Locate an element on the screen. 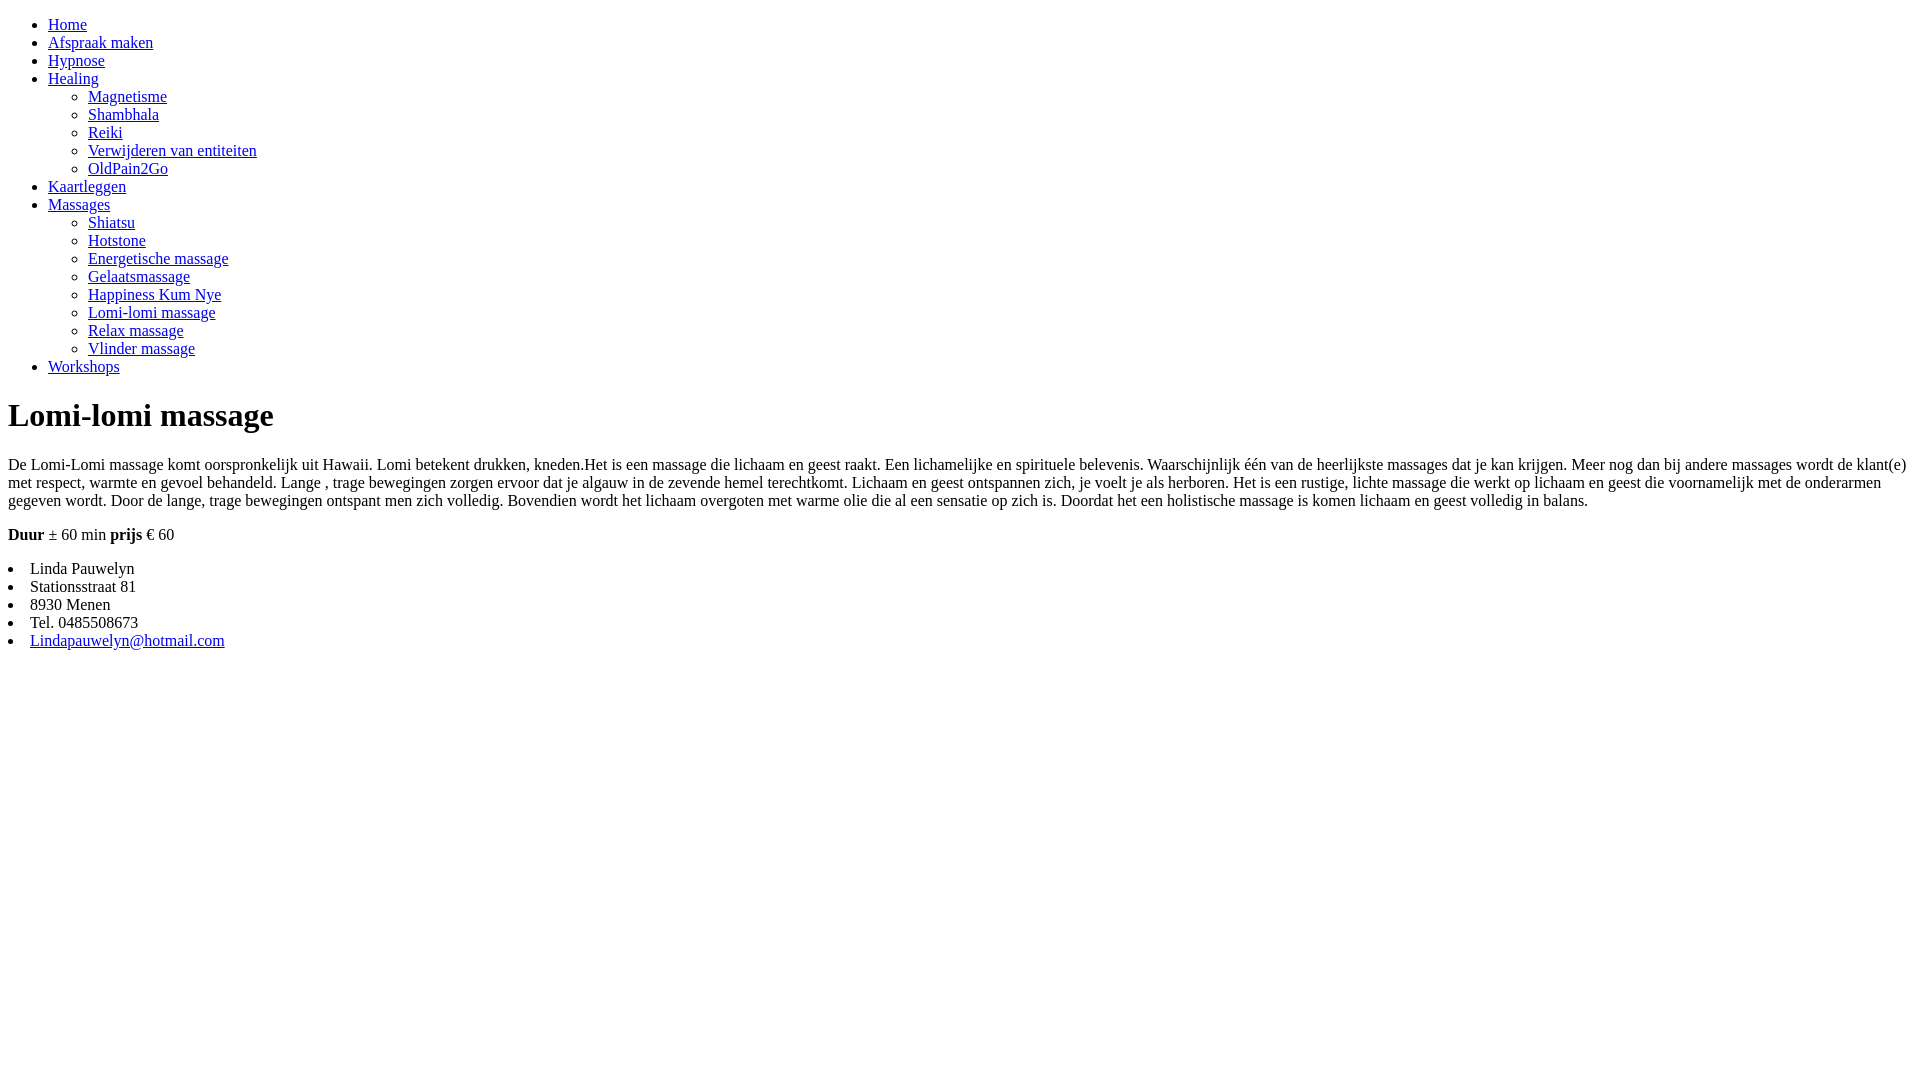  'Energetische massage' is located at coordinates (157, 257).